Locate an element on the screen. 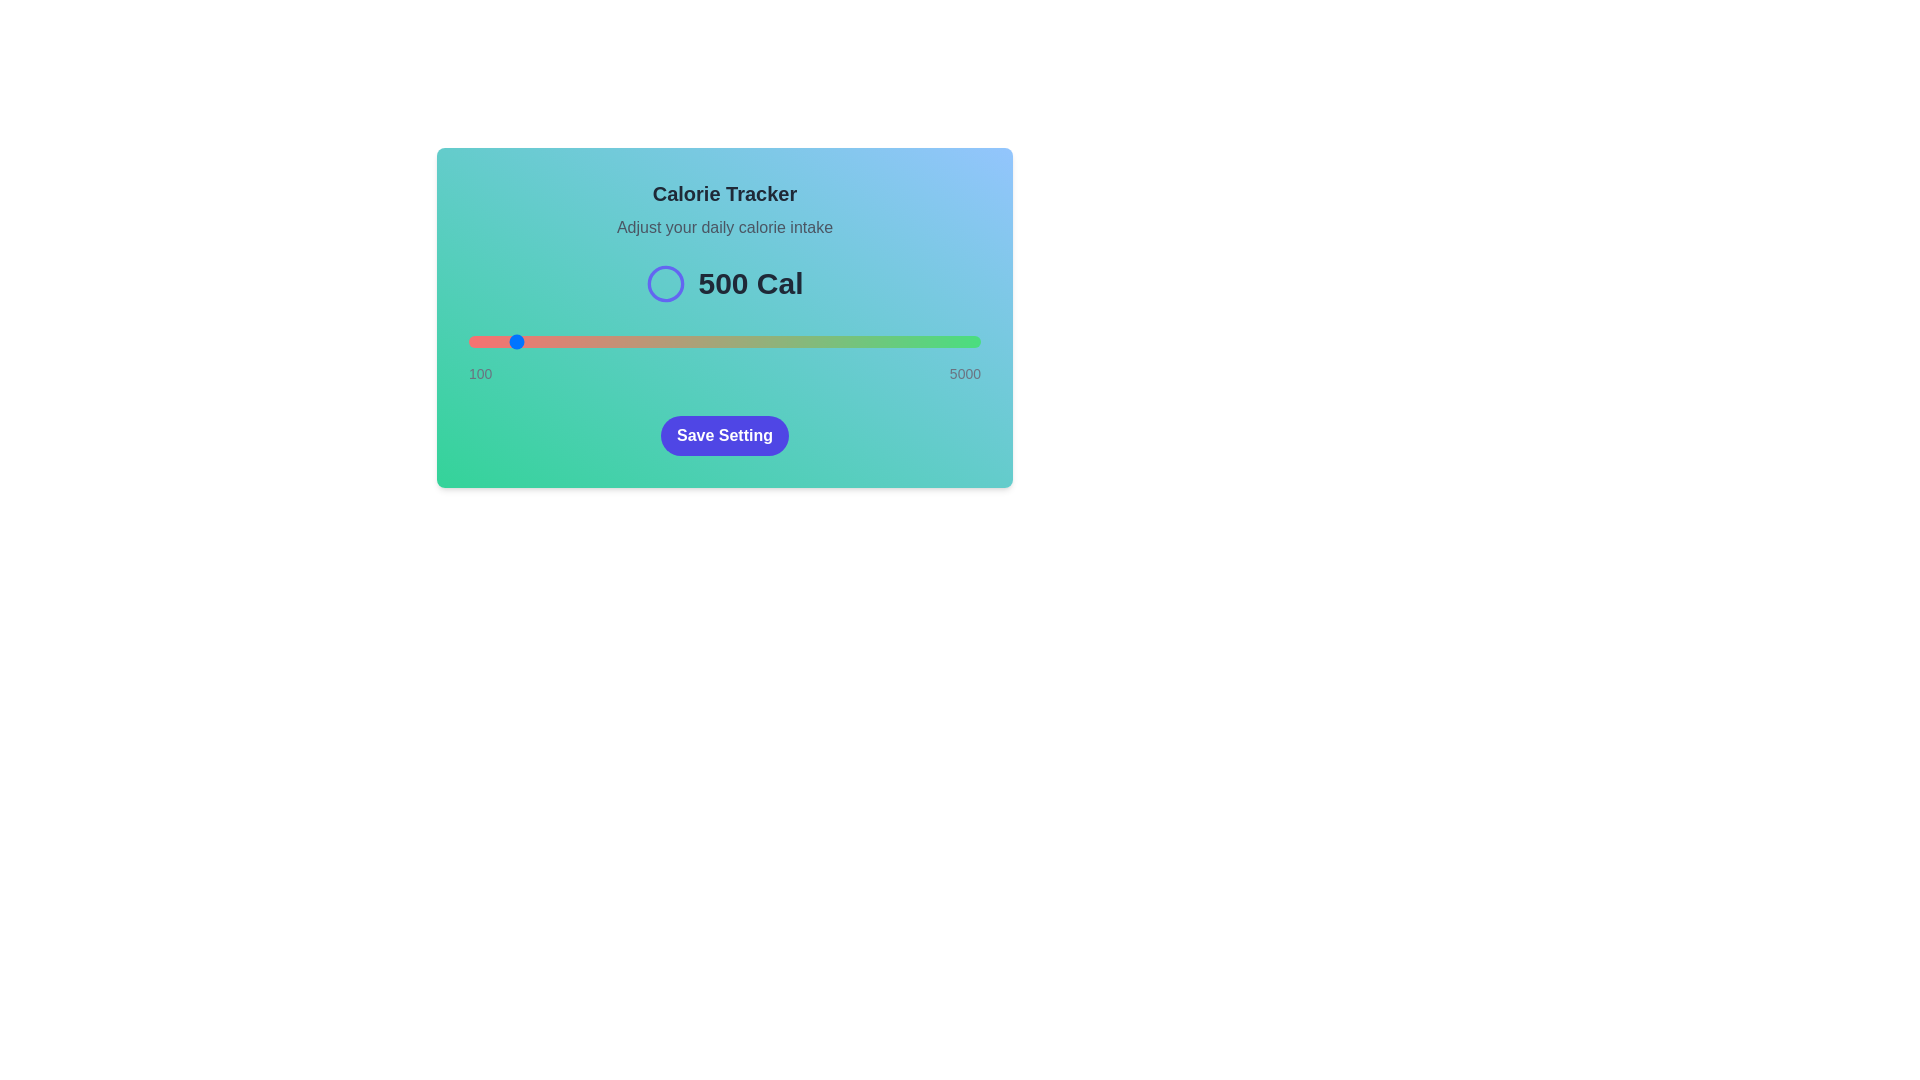 The width and height of the screenshot is (1920, 1080). the calorie intake slider to 734 calories is located at coordinates (535, 341).